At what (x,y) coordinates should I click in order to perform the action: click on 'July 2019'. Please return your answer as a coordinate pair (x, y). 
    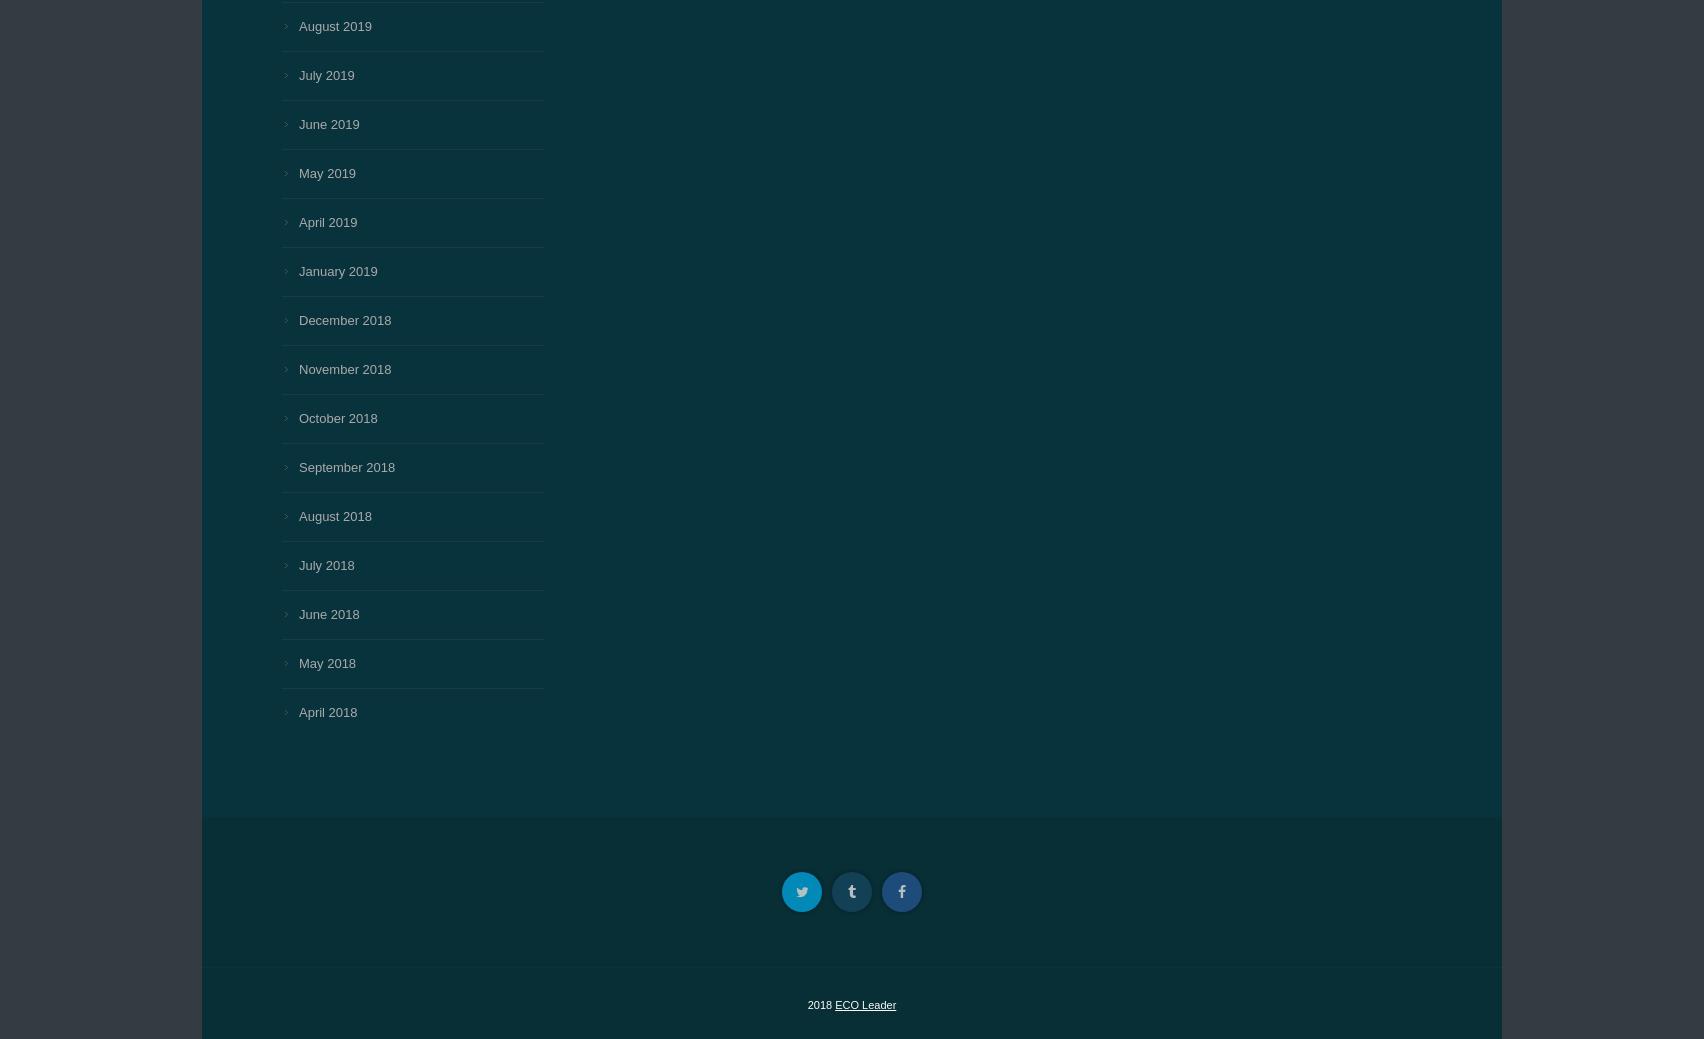
    Looking at the image, I should click on (298, 74).